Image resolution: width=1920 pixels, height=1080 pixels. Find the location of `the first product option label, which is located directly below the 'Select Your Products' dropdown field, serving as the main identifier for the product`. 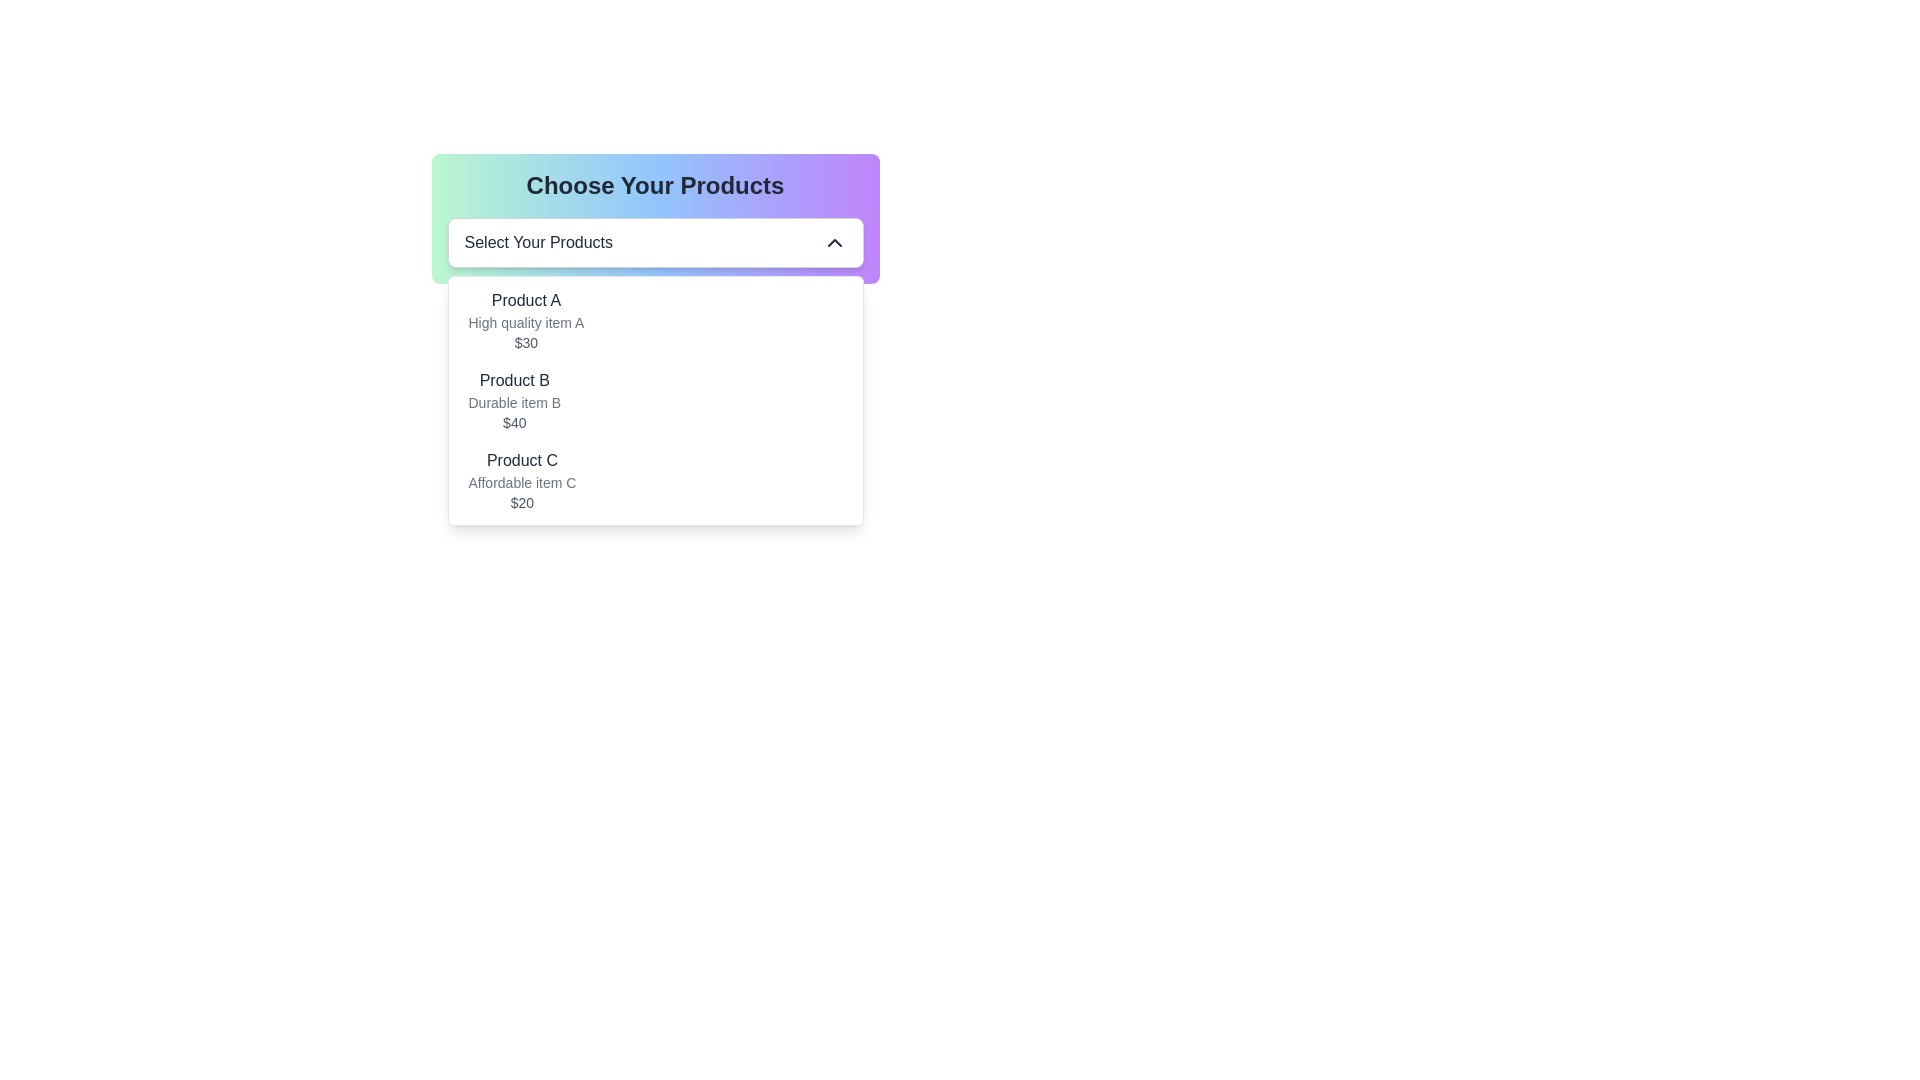

the first product option label, which is located directly below the 'Select Your Products' dropdown field, serving as the main identifier for the product is located at coordinates (526, 300).